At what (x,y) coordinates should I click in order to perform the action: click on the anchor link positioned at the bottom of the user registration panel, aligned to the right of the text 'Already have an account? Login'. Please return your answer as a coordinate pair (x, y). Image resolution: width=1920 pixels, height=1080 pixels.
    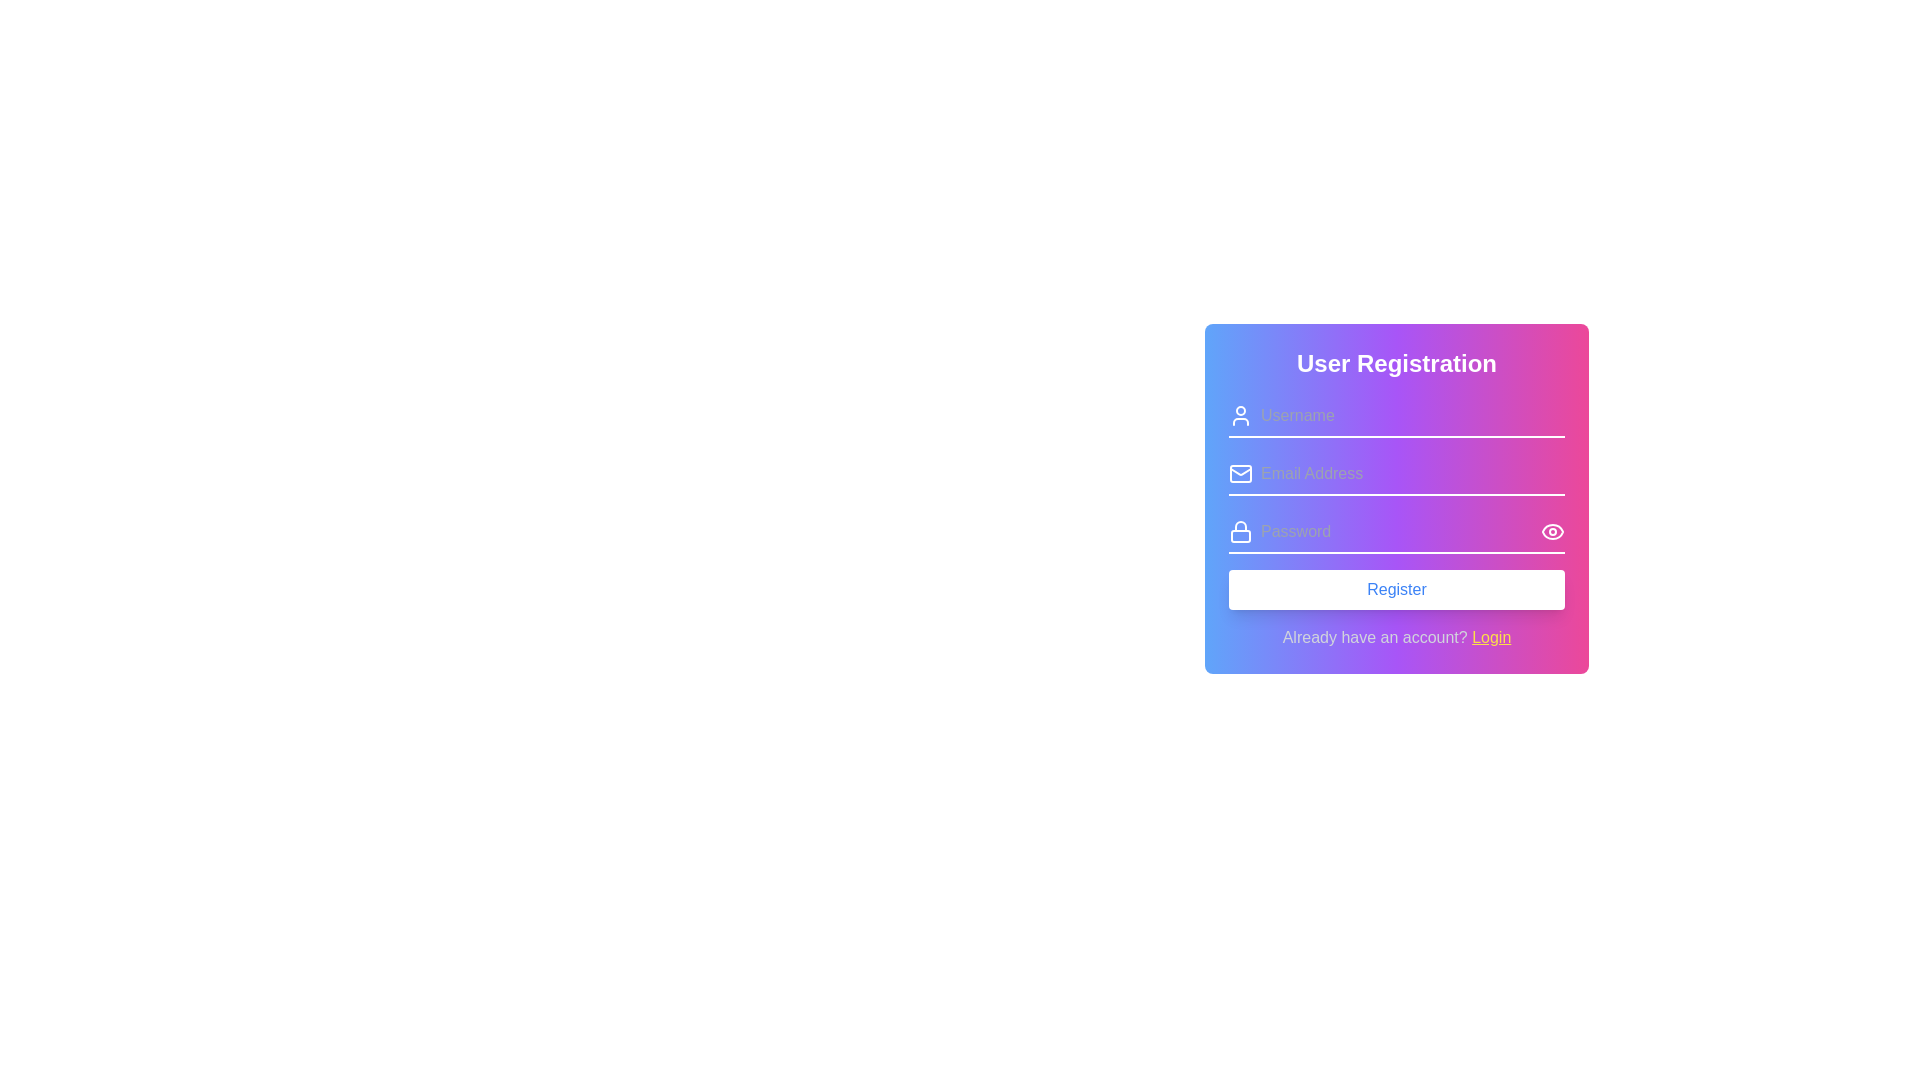
    Looking at the image, I should click on (1491, 637).